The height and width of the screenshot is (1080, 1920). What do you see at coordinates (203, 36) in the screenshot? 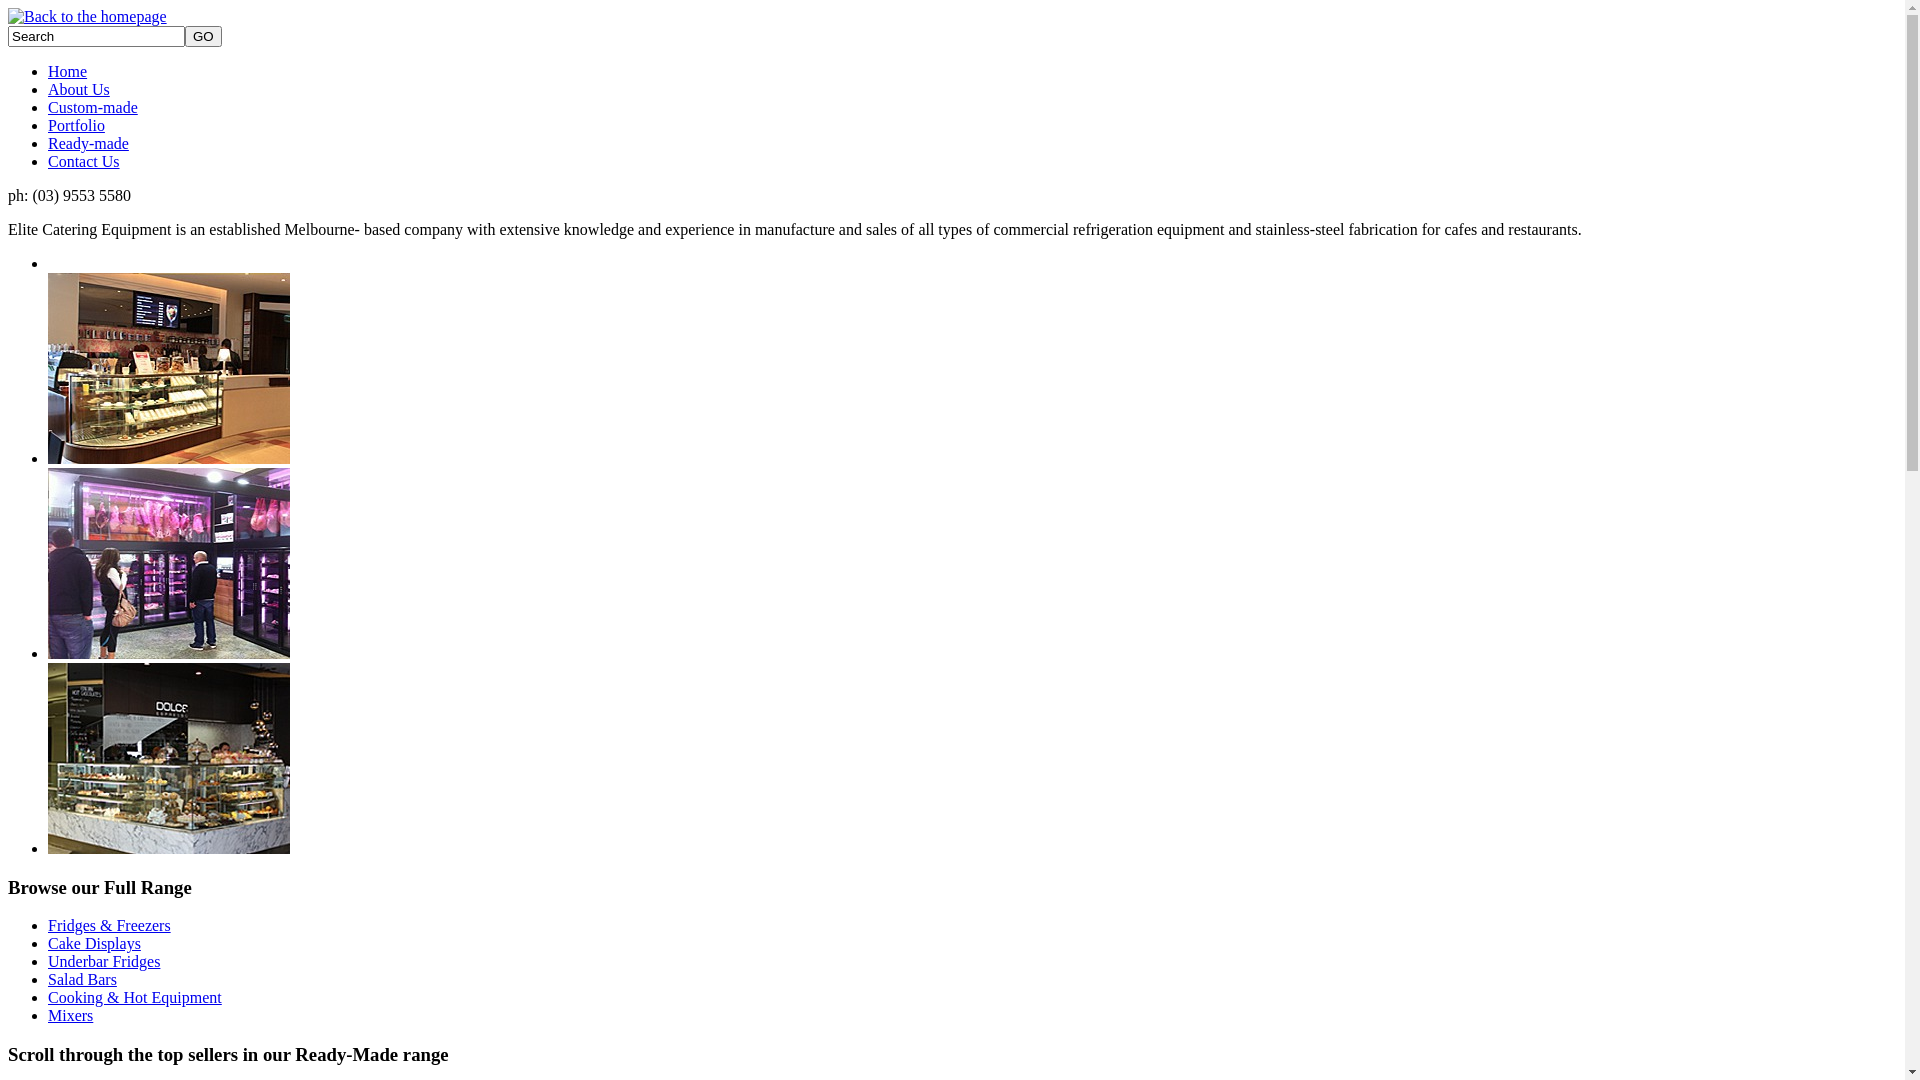
I see `'GO'` at bounding box center [203, 36].